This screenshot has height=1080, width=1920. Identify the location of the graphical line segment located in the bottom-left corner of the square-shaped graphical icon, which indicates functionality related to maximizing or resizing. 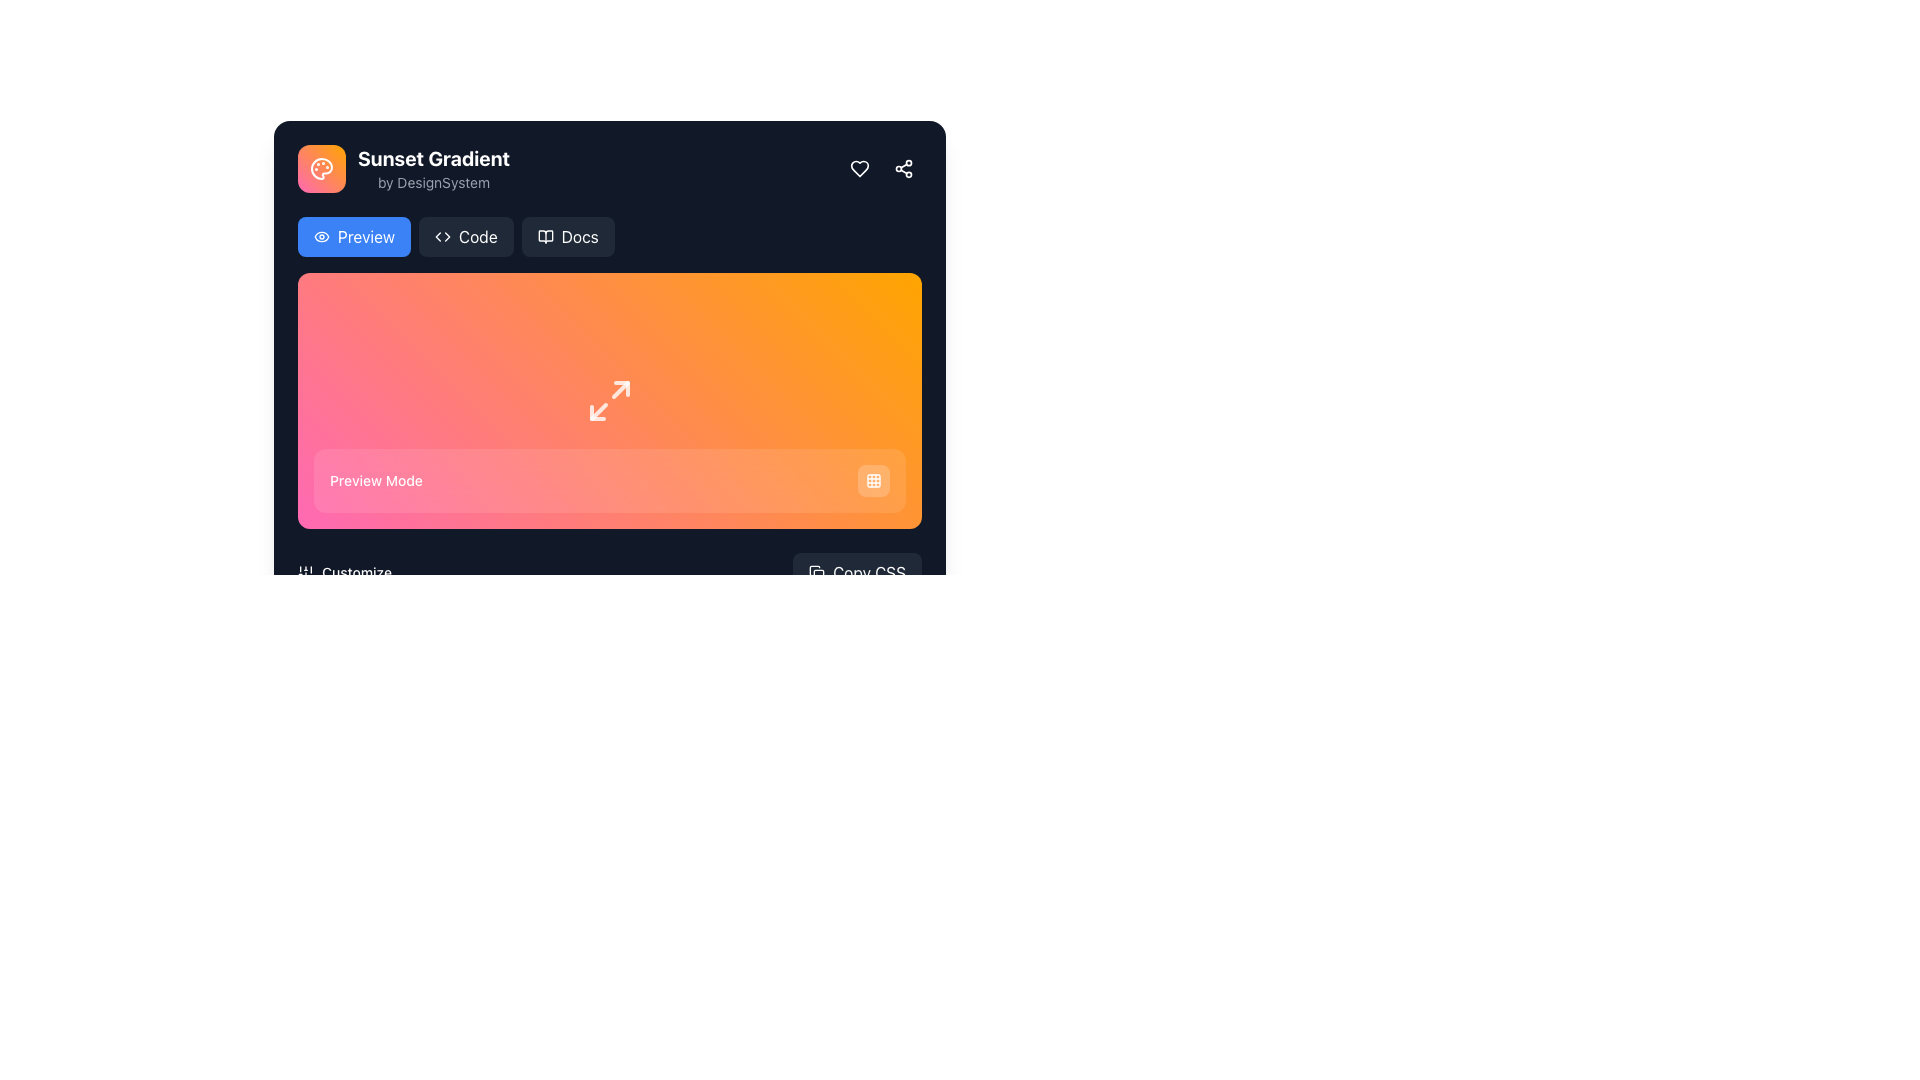
(598, 411).